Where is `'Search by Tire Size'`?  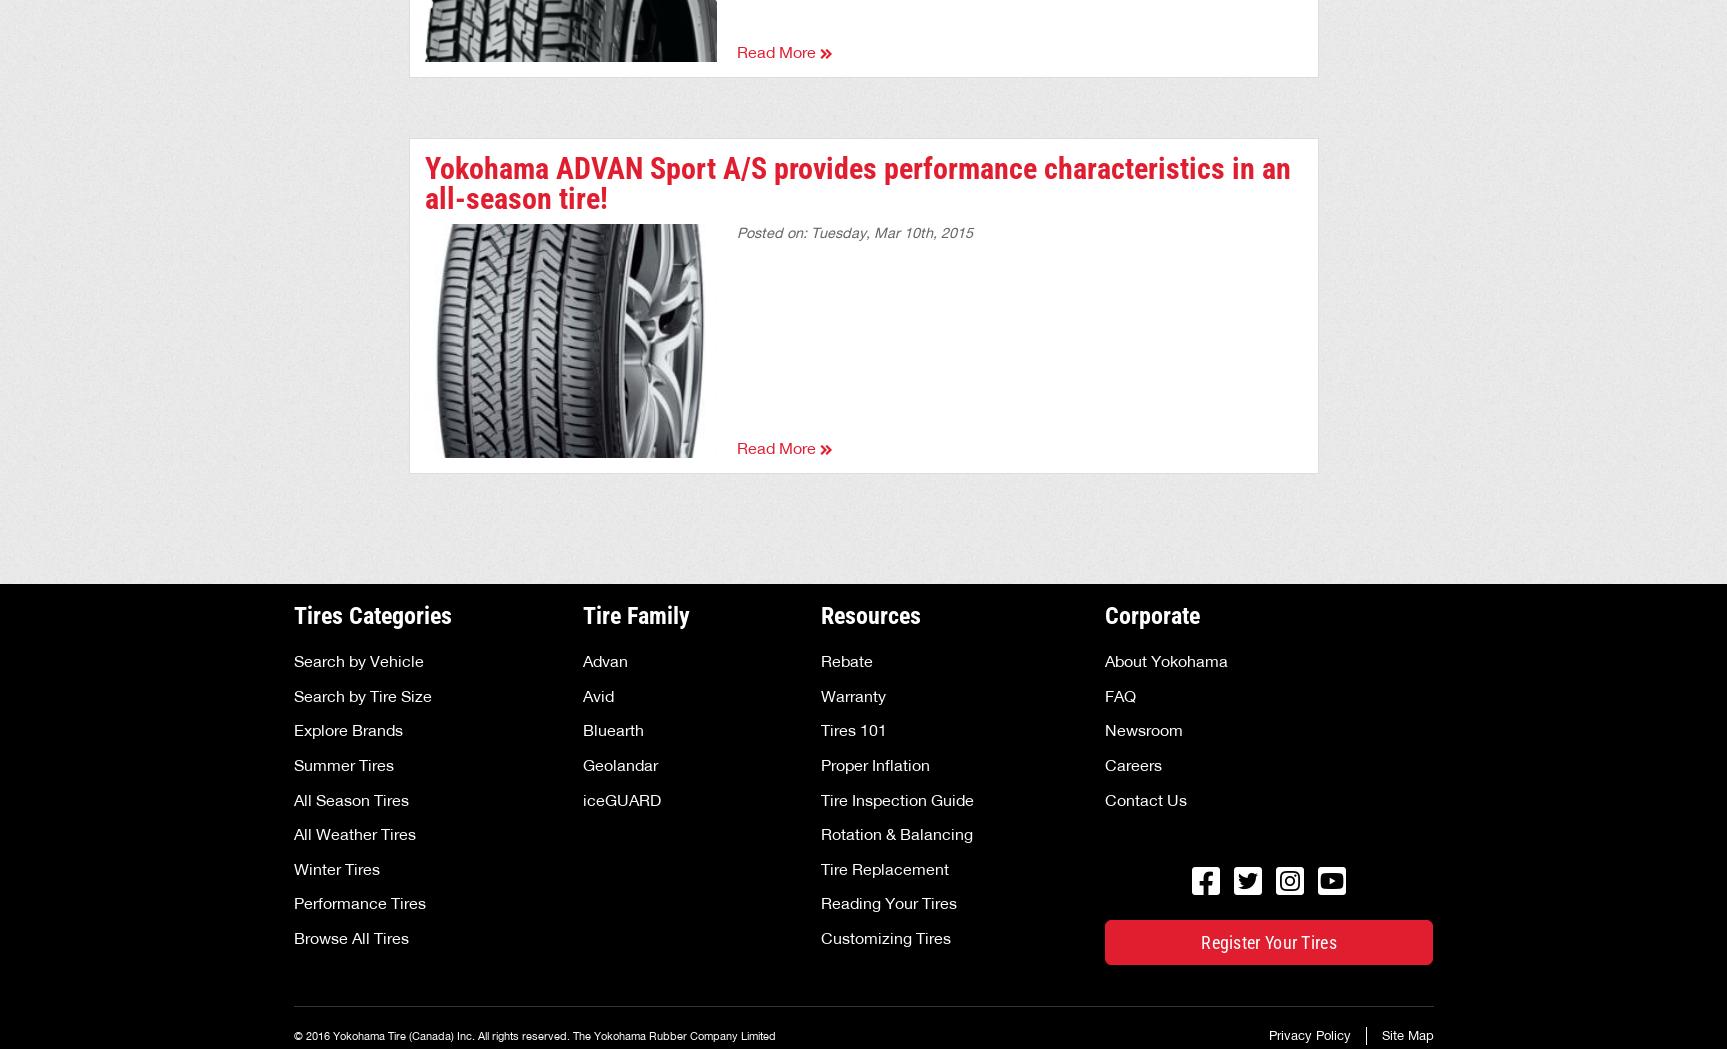 'Search by Tire Size' is located at coordinates (292, 694).